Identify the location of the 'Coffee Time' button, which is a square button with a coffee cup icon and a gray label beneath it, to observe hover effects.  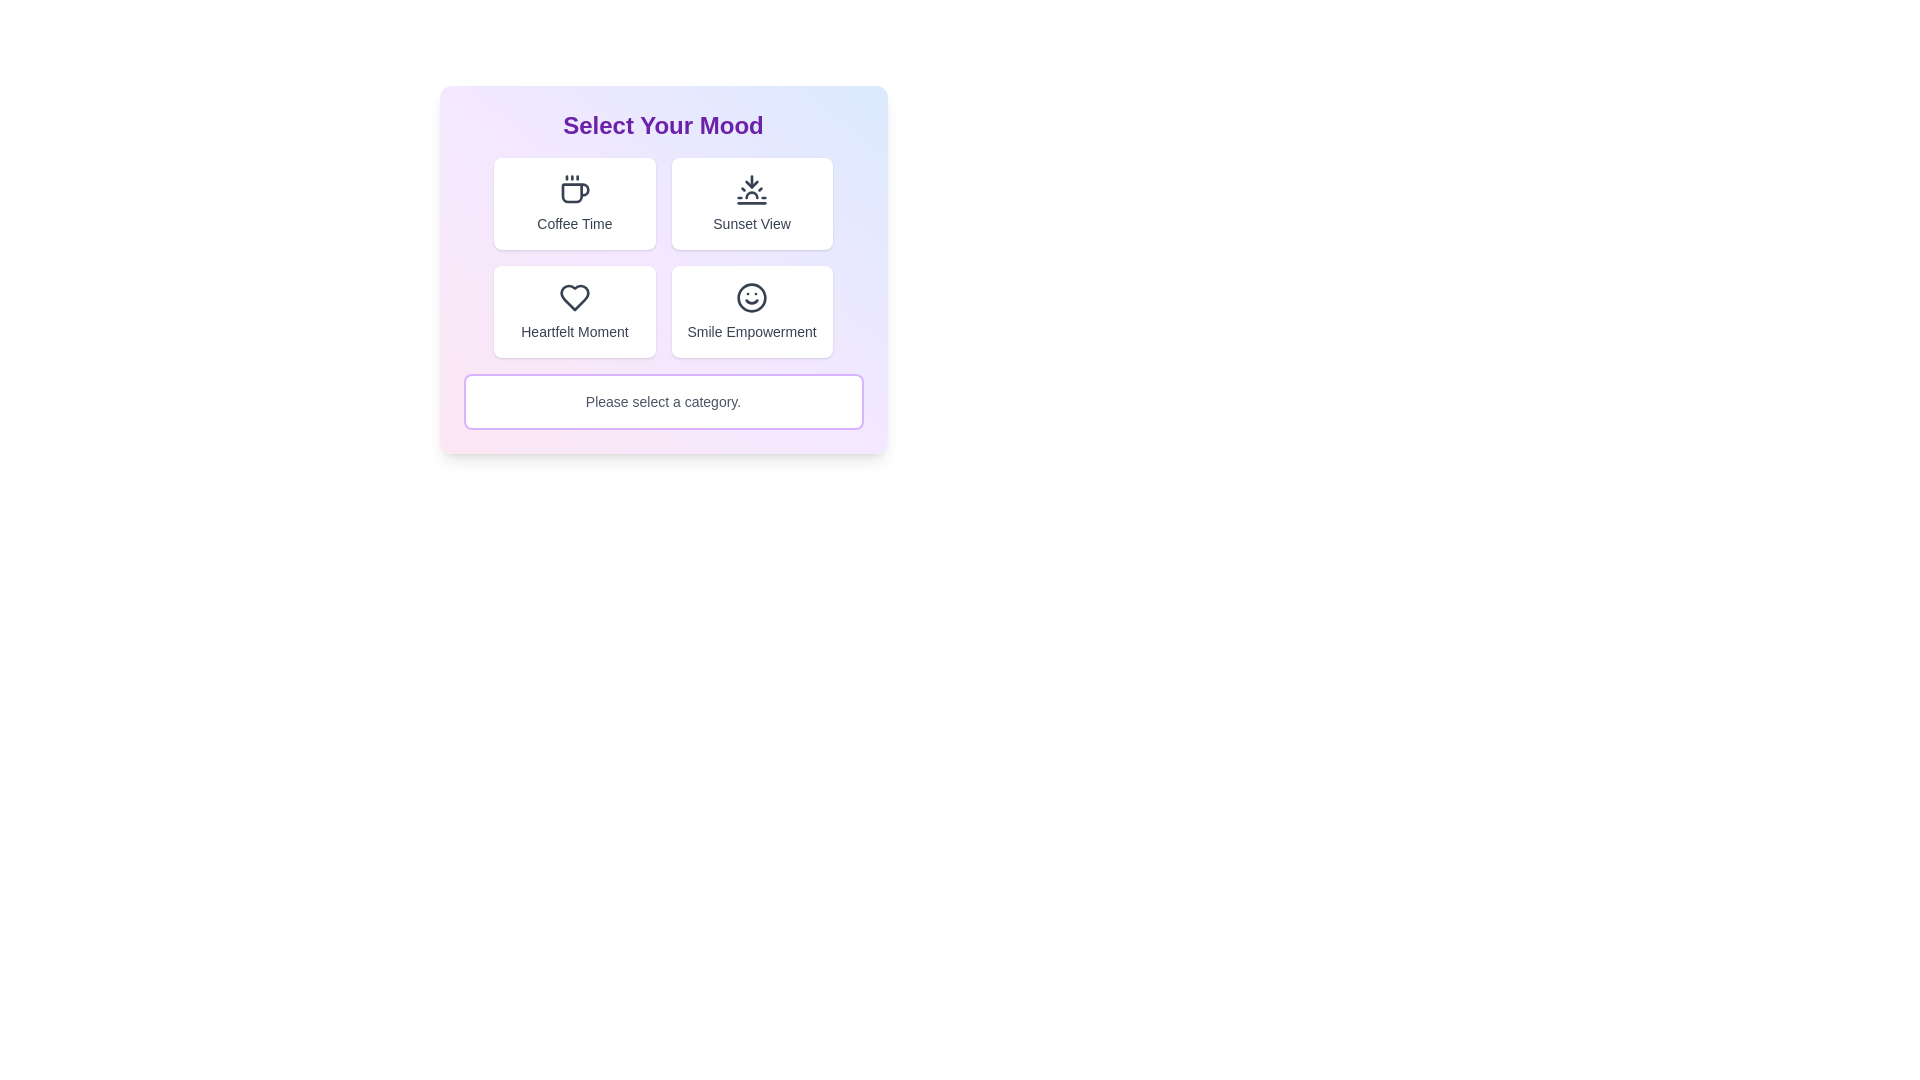
(573, 204).